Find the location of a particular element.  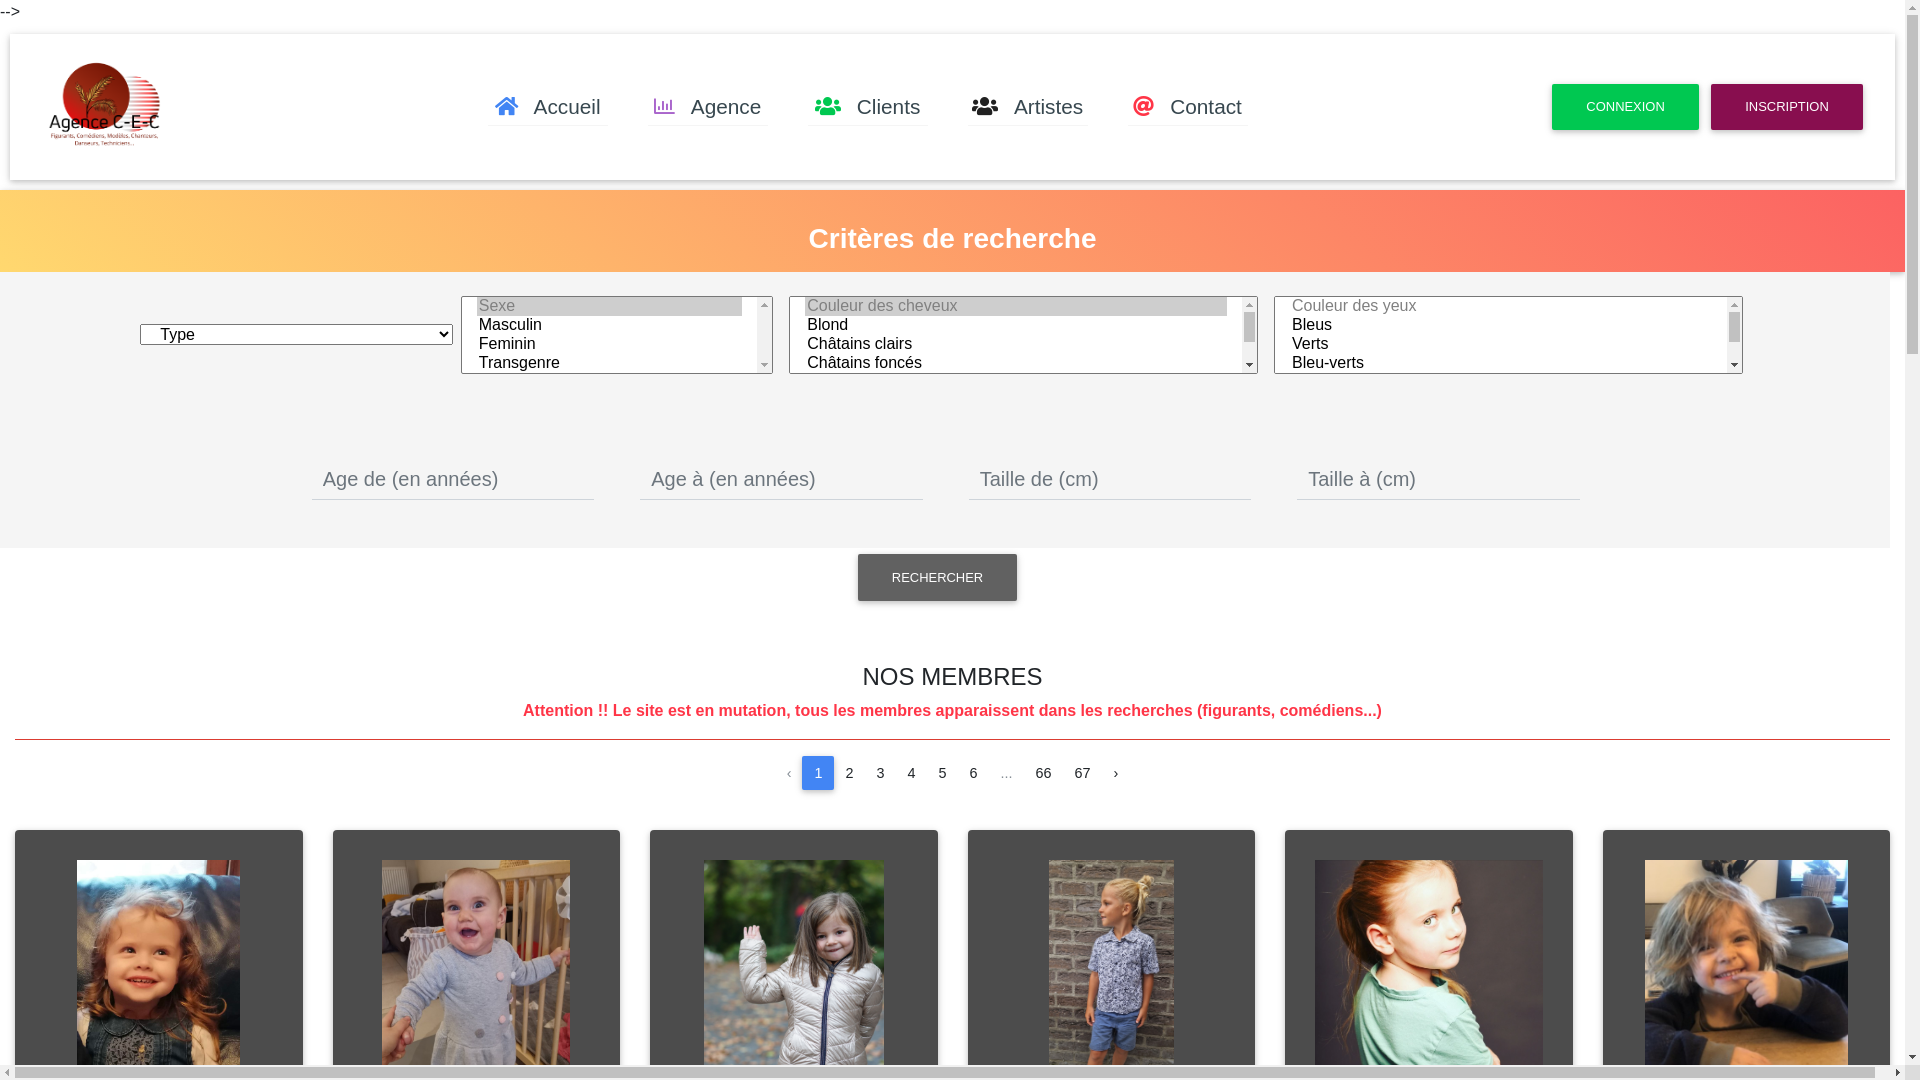

'2' is located at coordinates (849, 771).